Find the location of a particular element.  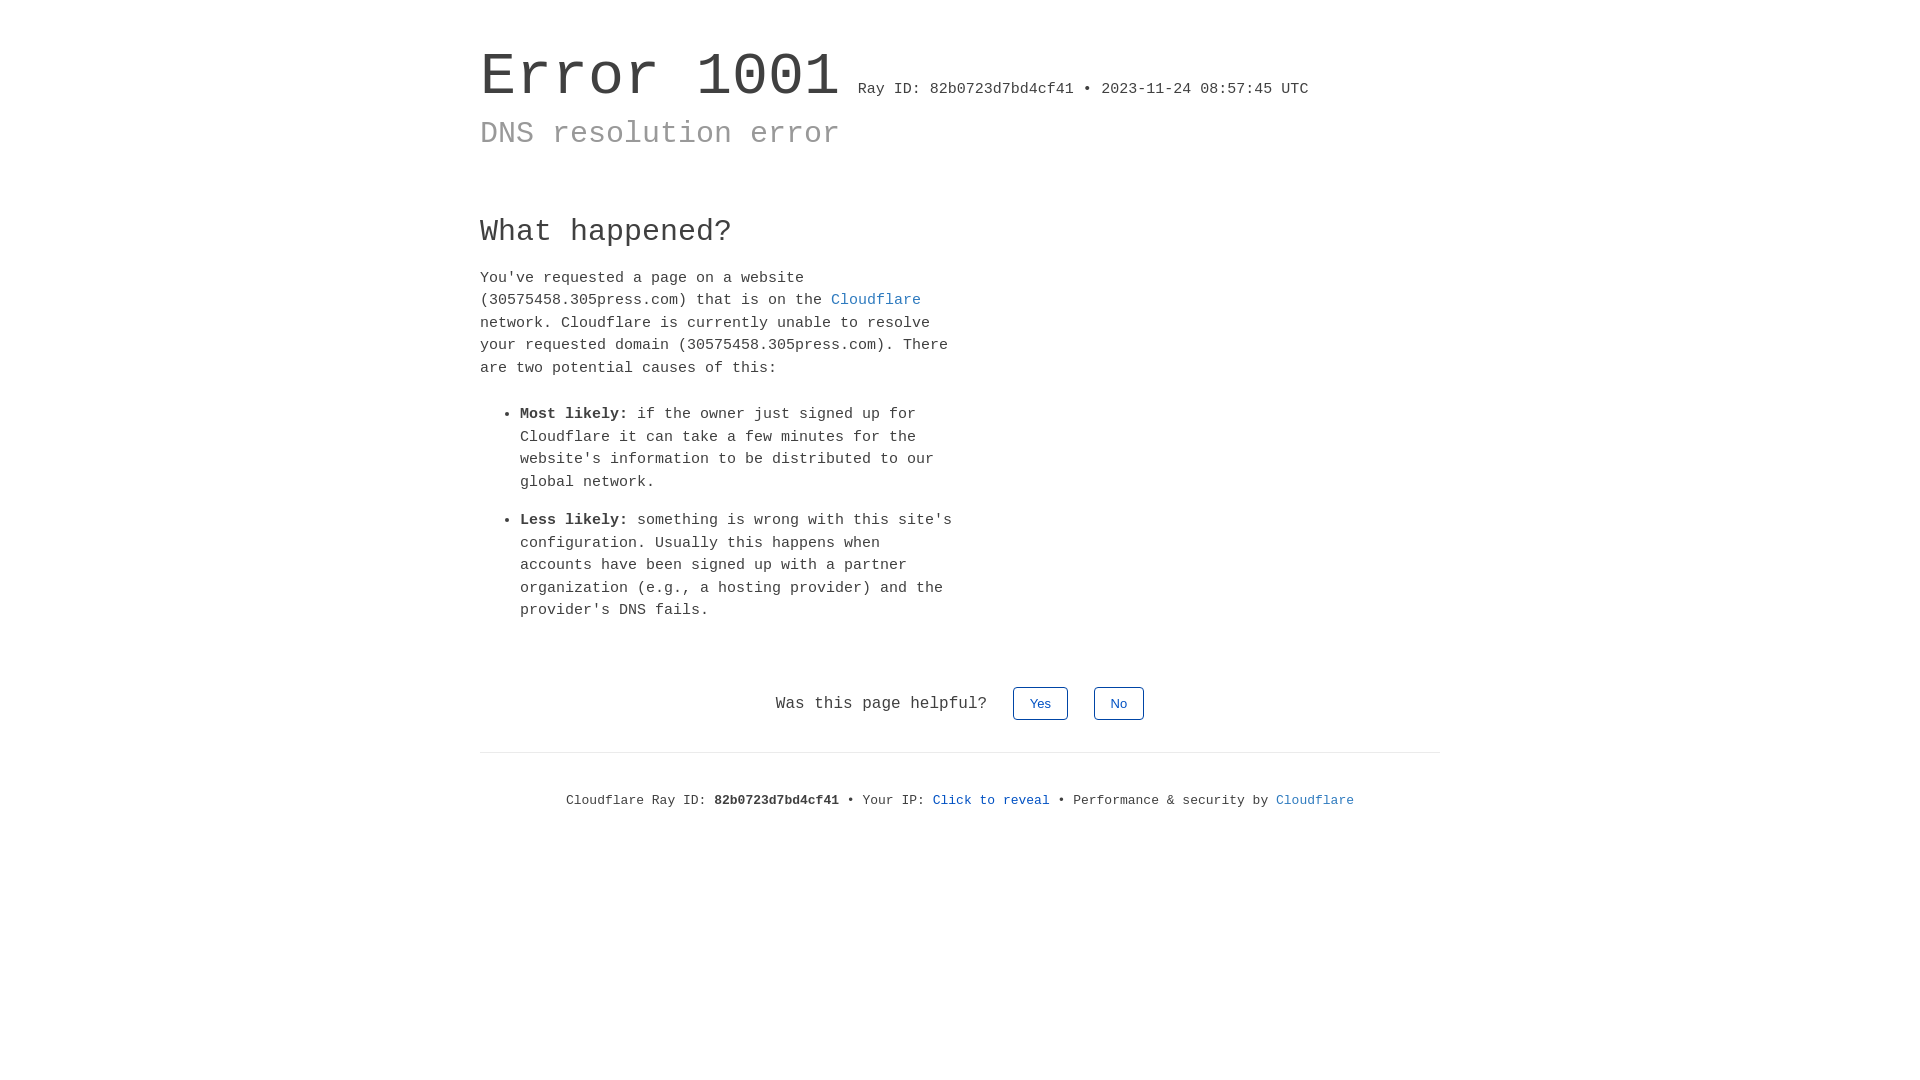

'Yes' is located at coordinates (1040, 701).